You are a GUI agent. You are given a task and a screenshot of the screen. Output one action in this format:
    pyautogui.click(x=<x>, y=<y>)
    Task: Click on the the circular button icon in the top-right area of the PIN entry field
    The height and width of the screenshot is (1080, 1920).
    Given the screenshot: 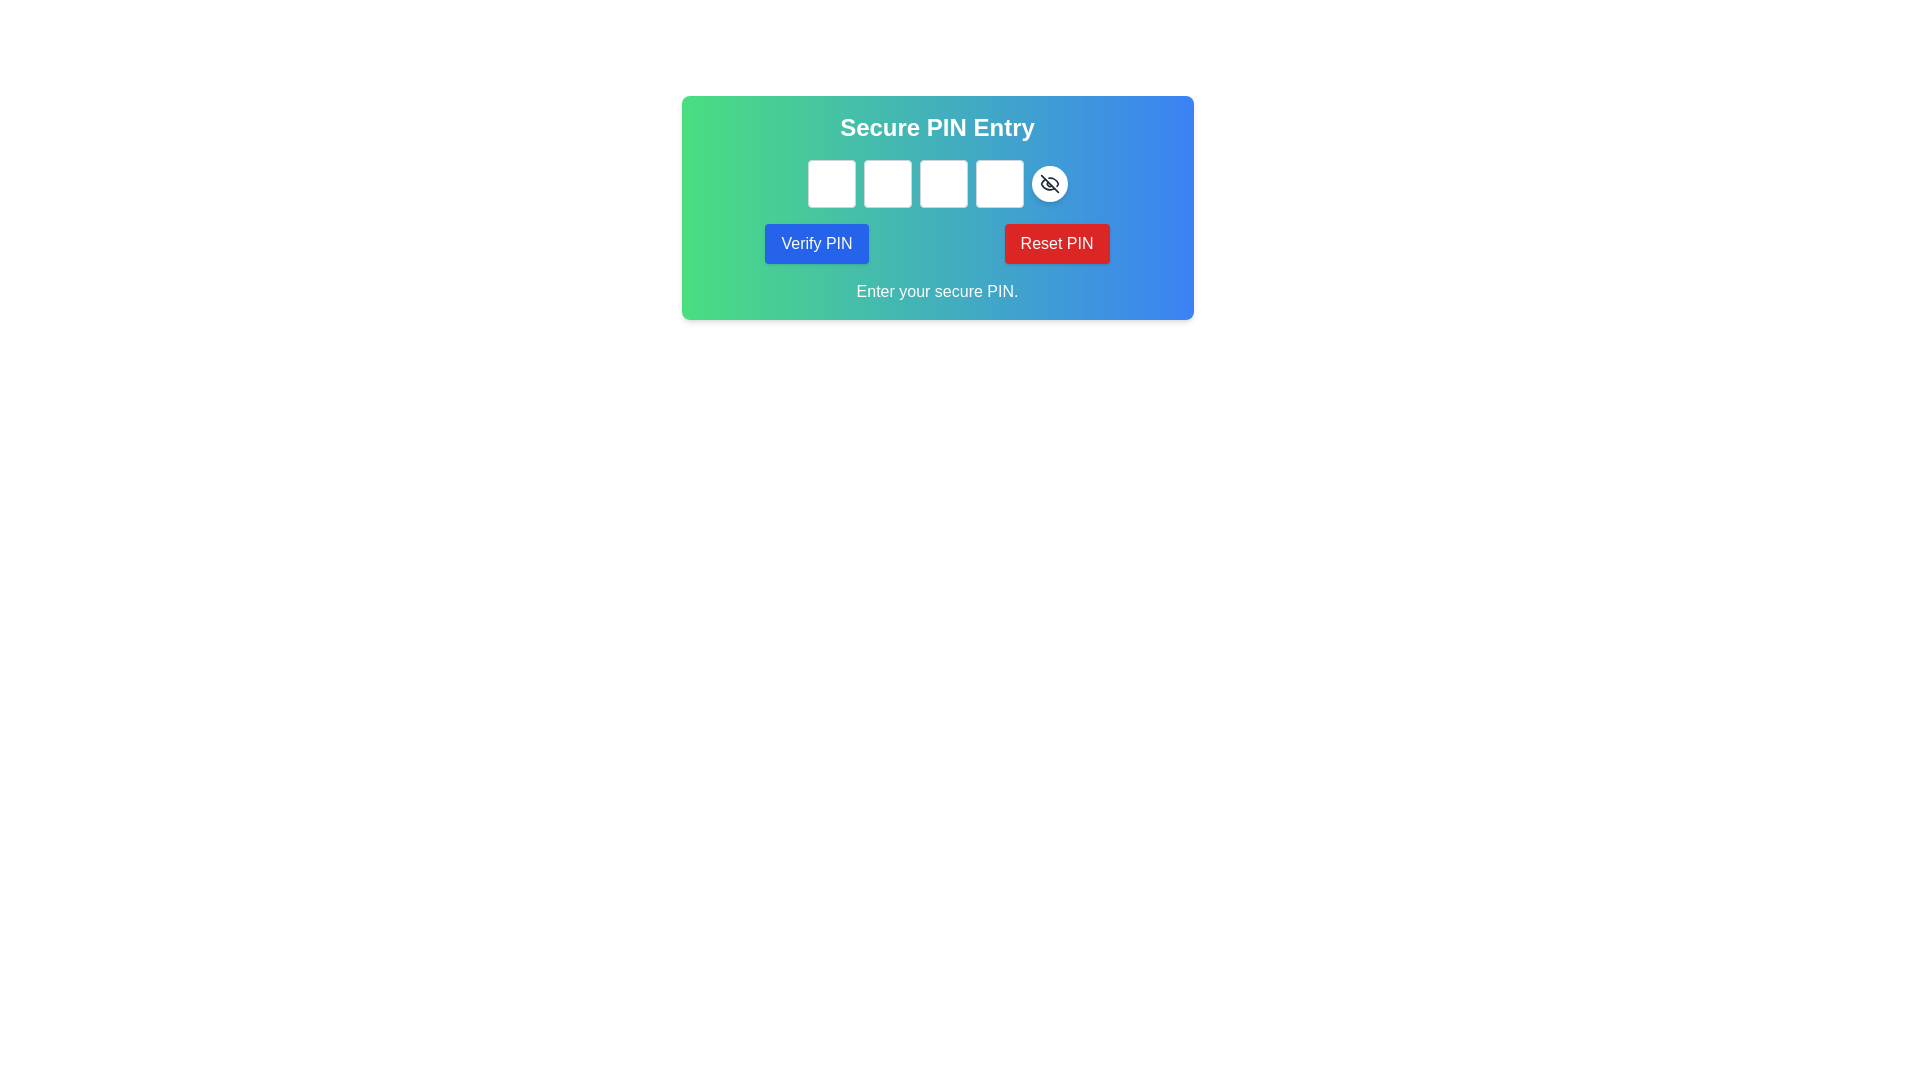 What is the action you would take?
    pyautogui.click(x=1048, y=184)
    